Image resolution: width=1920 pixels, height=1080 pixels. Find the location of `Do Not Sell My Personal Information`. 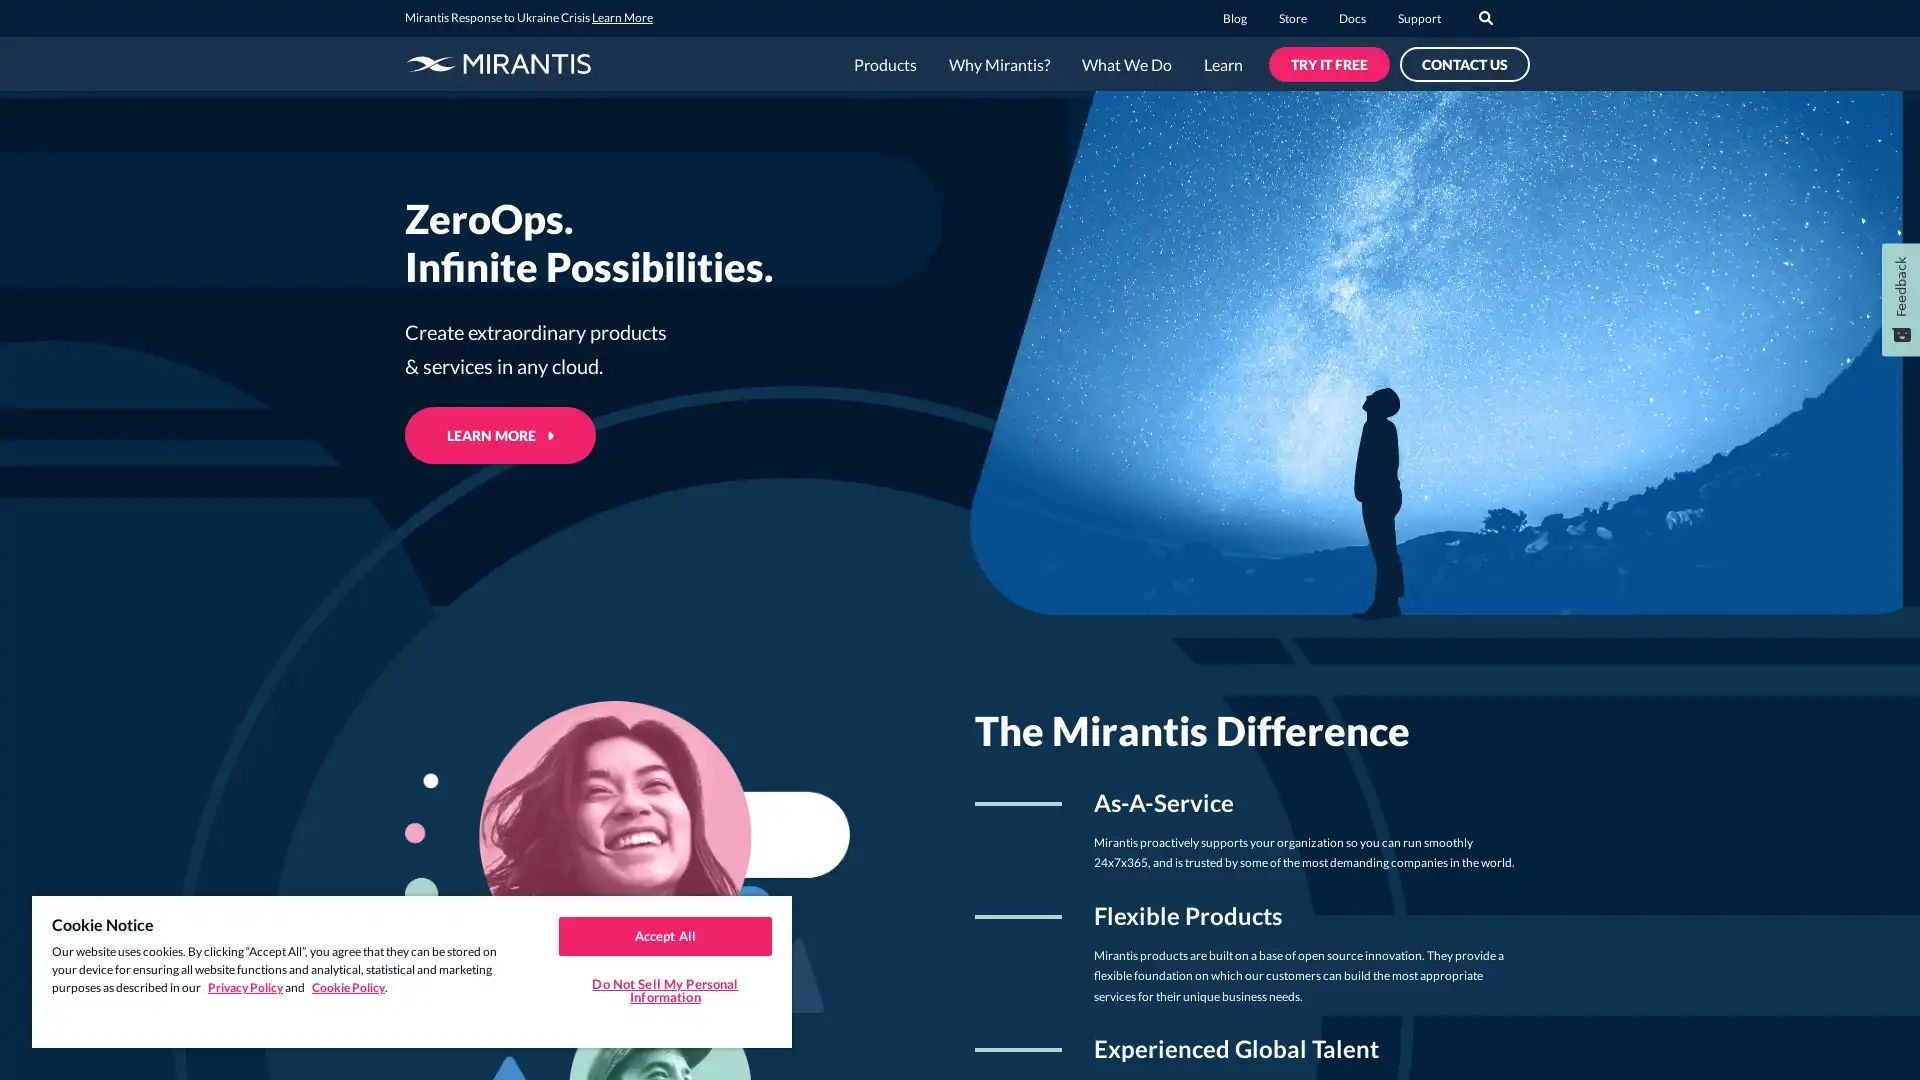

Do Not Sell My Personal Information is located at coordinates (664, 990).